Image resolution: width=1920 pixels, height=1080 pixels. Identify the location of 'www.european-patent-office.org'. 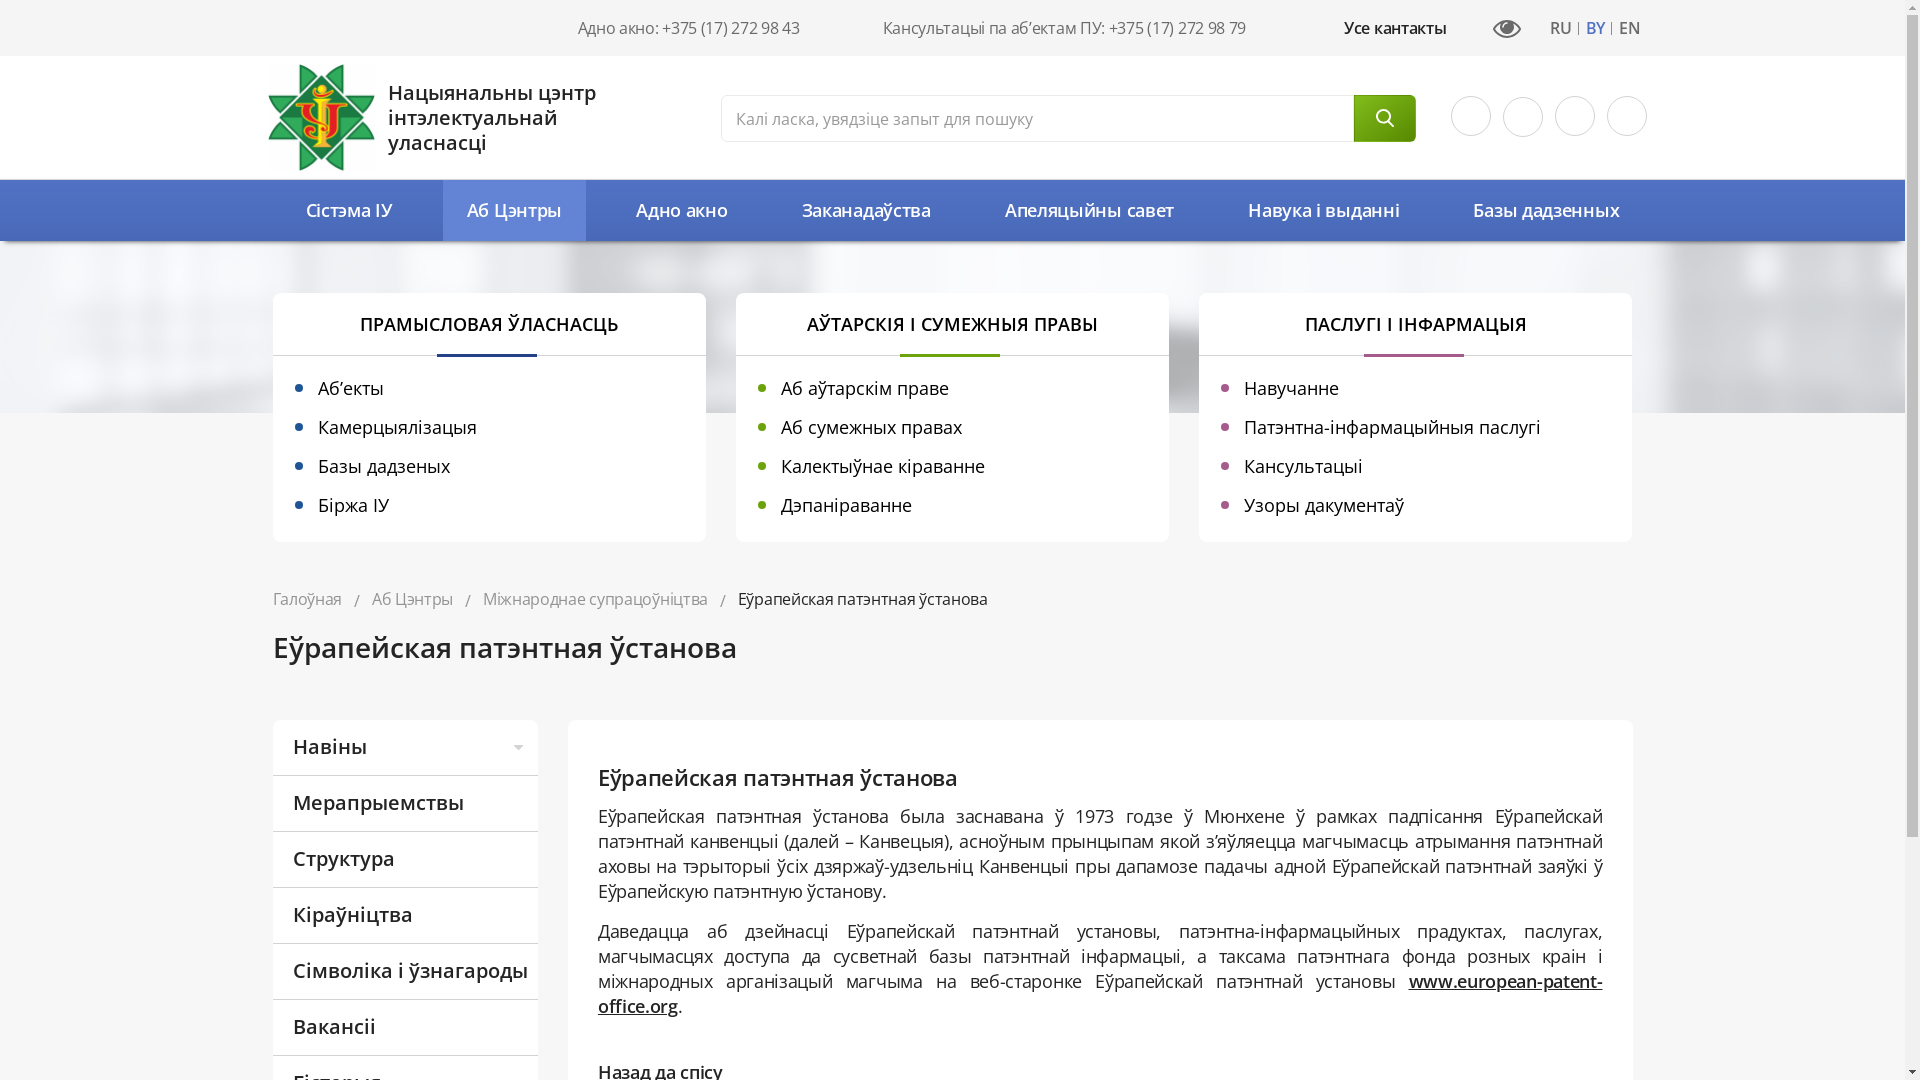
(597, 993).